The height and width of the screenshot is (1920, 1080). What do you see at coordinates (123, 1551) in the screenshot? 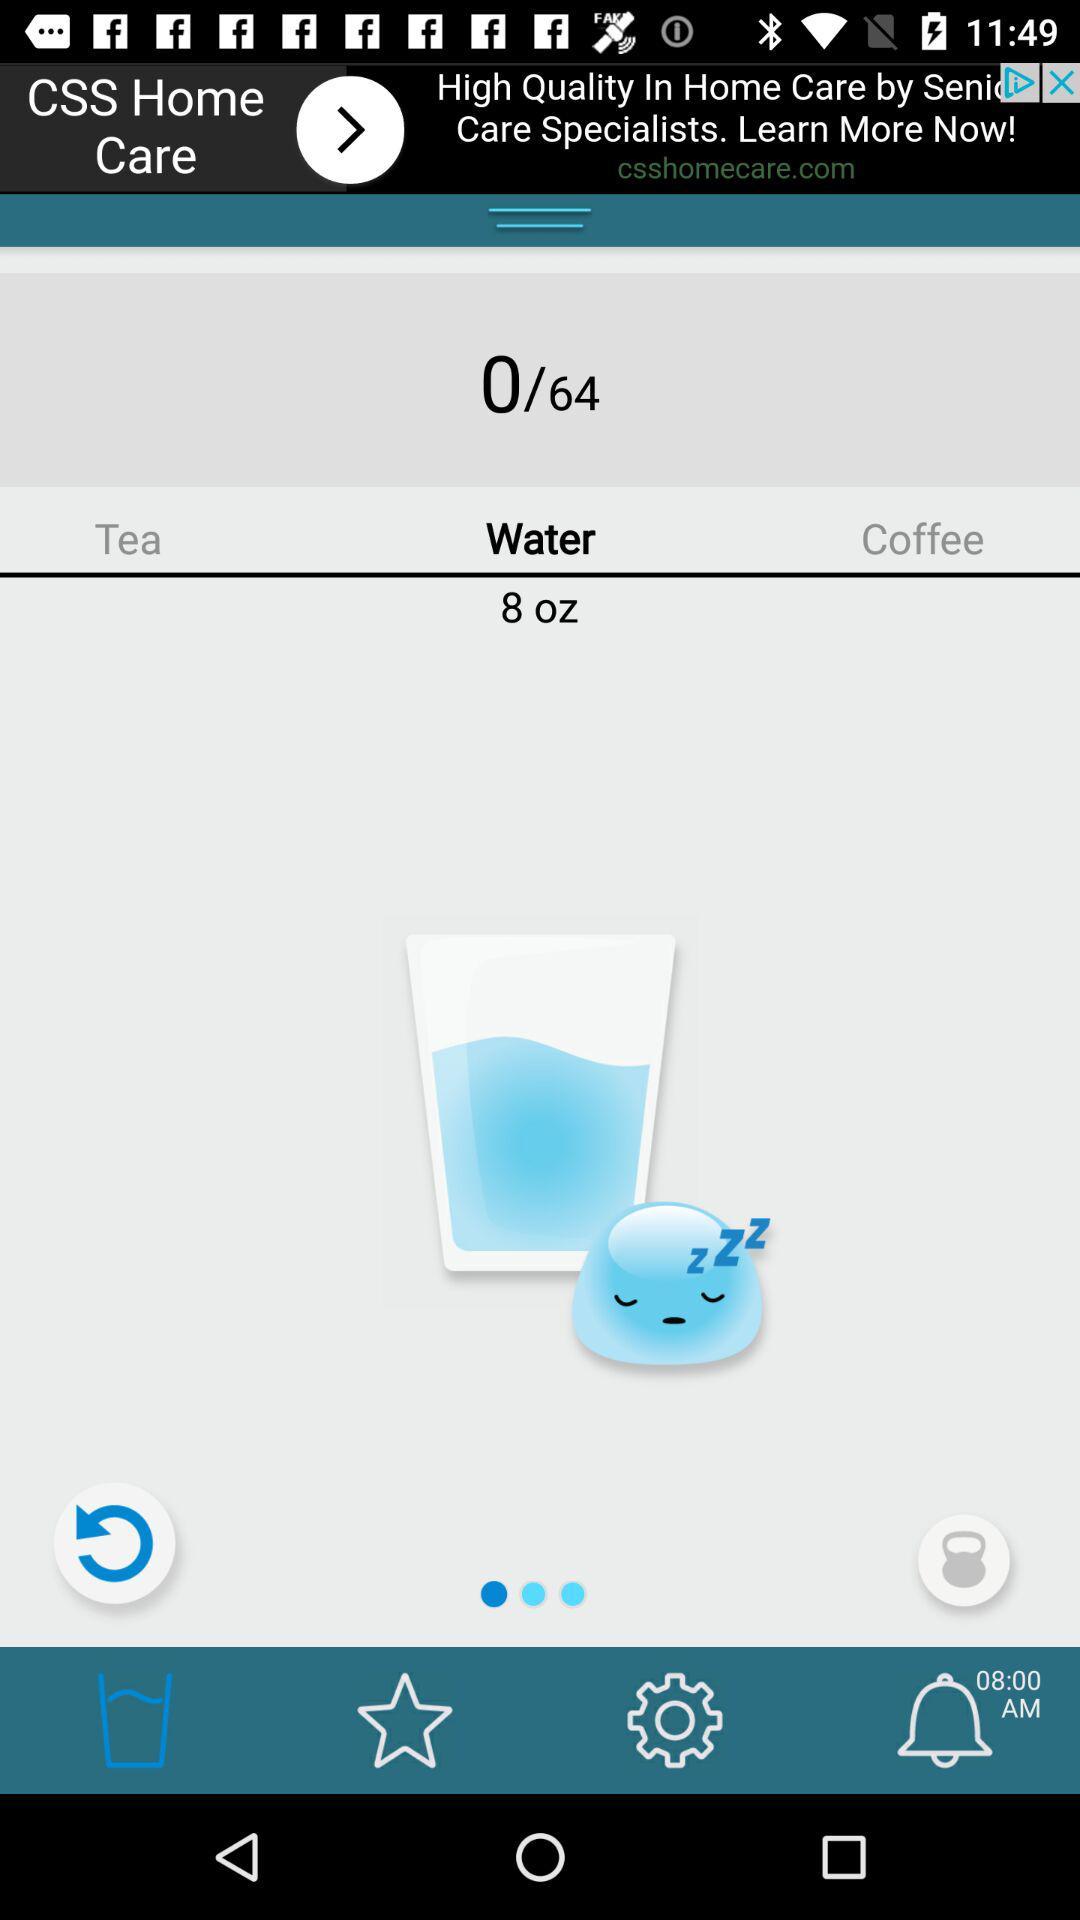
I see `go back` at bounding box center [123, 1551].